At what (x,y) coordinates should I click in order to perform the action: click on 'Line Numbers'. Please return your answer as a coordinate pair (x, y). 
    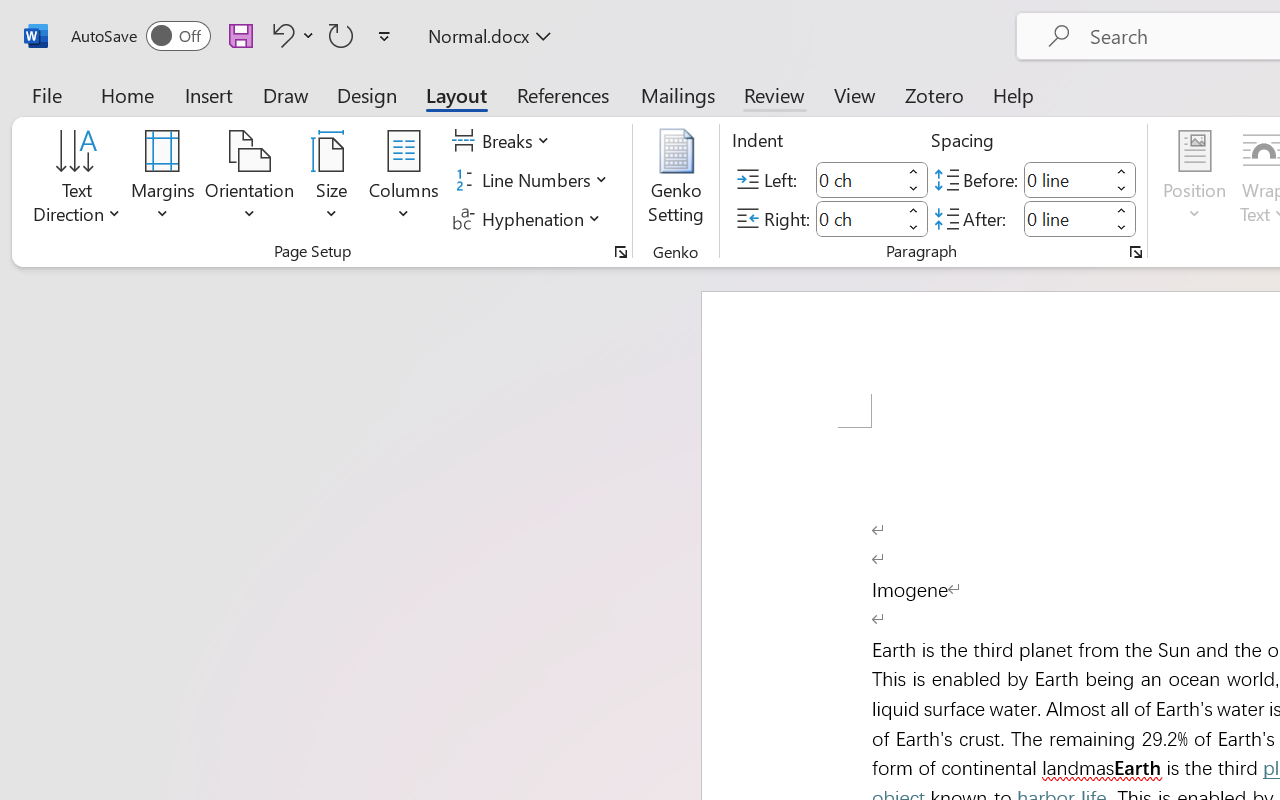
    Looking at the image, I should click on (533, 179).